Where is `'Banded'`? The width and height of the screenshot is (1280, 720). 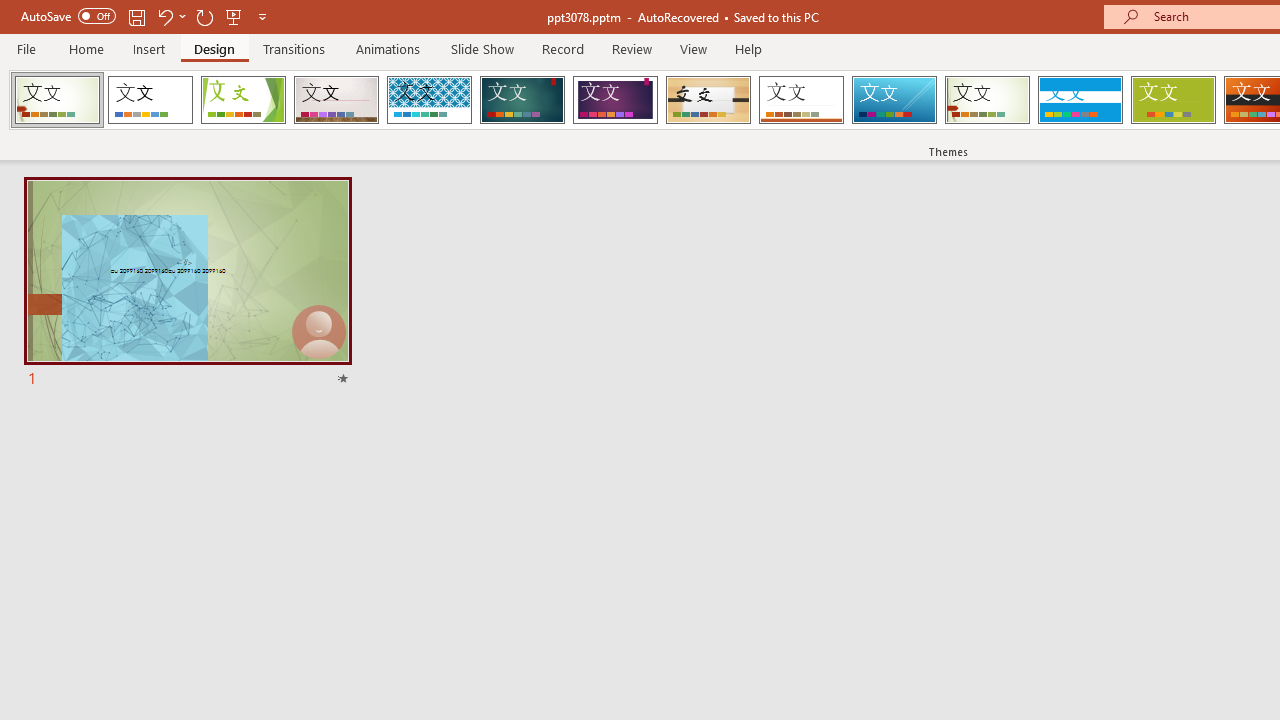 'Banded' is located at coordinates (1079, 100).